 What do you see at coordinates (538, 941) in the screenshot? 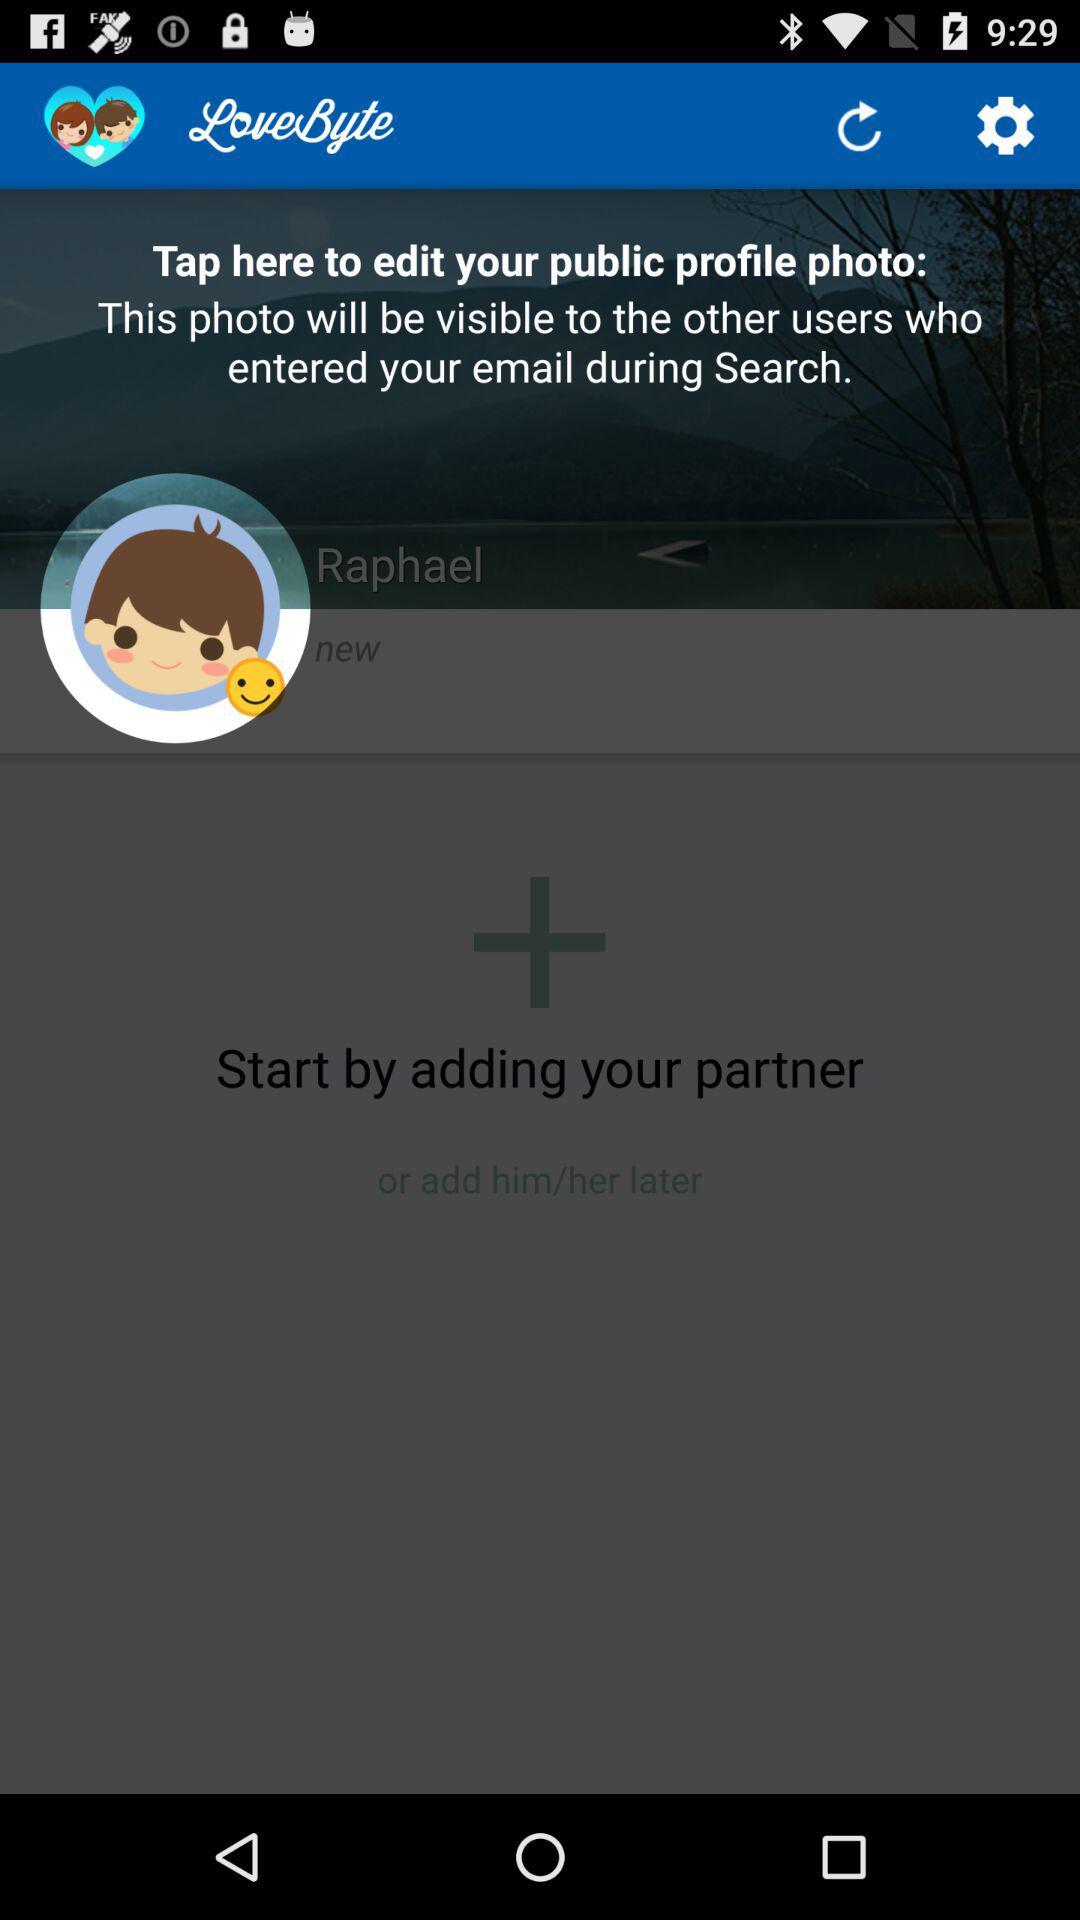
I see `button` at bounding box center [538, 941].